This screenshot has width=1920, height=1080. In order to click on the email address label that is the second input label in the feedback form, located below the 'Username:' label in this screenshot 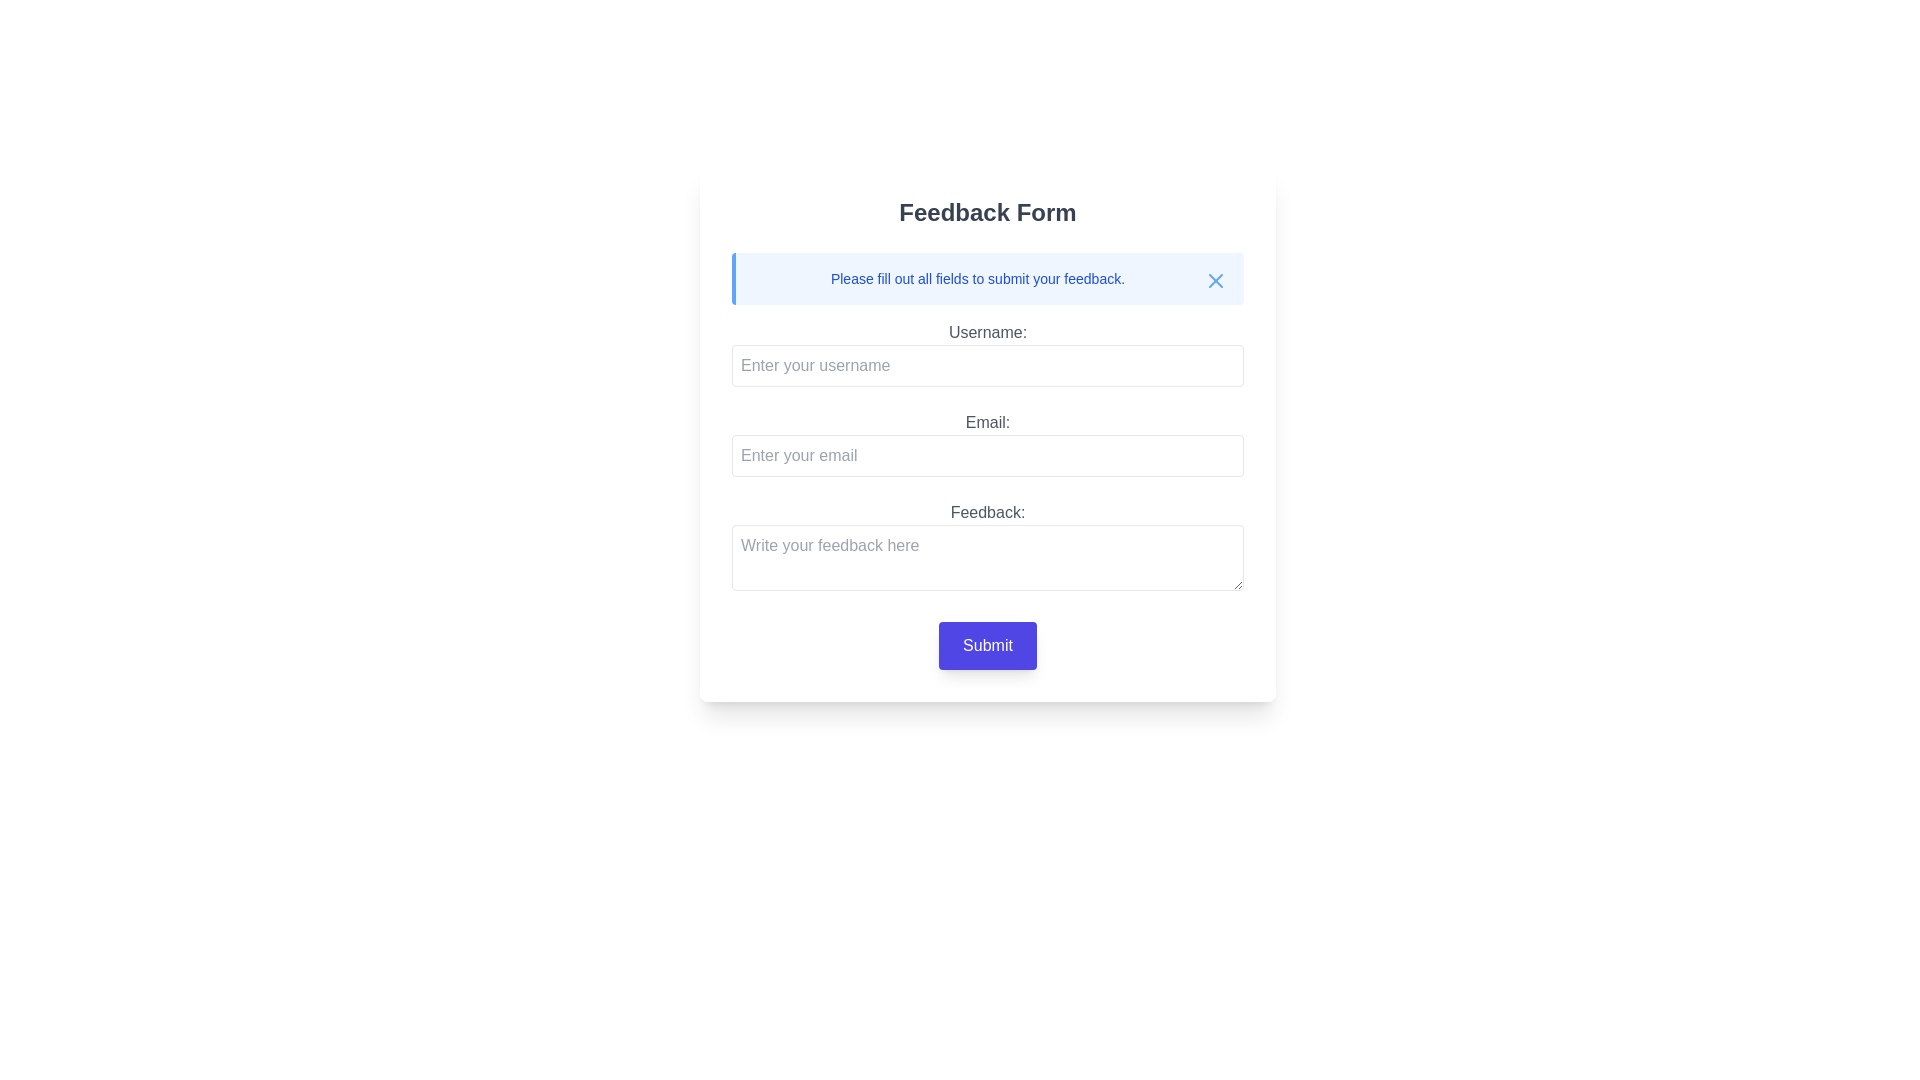, I will do `click(988, 431)`.